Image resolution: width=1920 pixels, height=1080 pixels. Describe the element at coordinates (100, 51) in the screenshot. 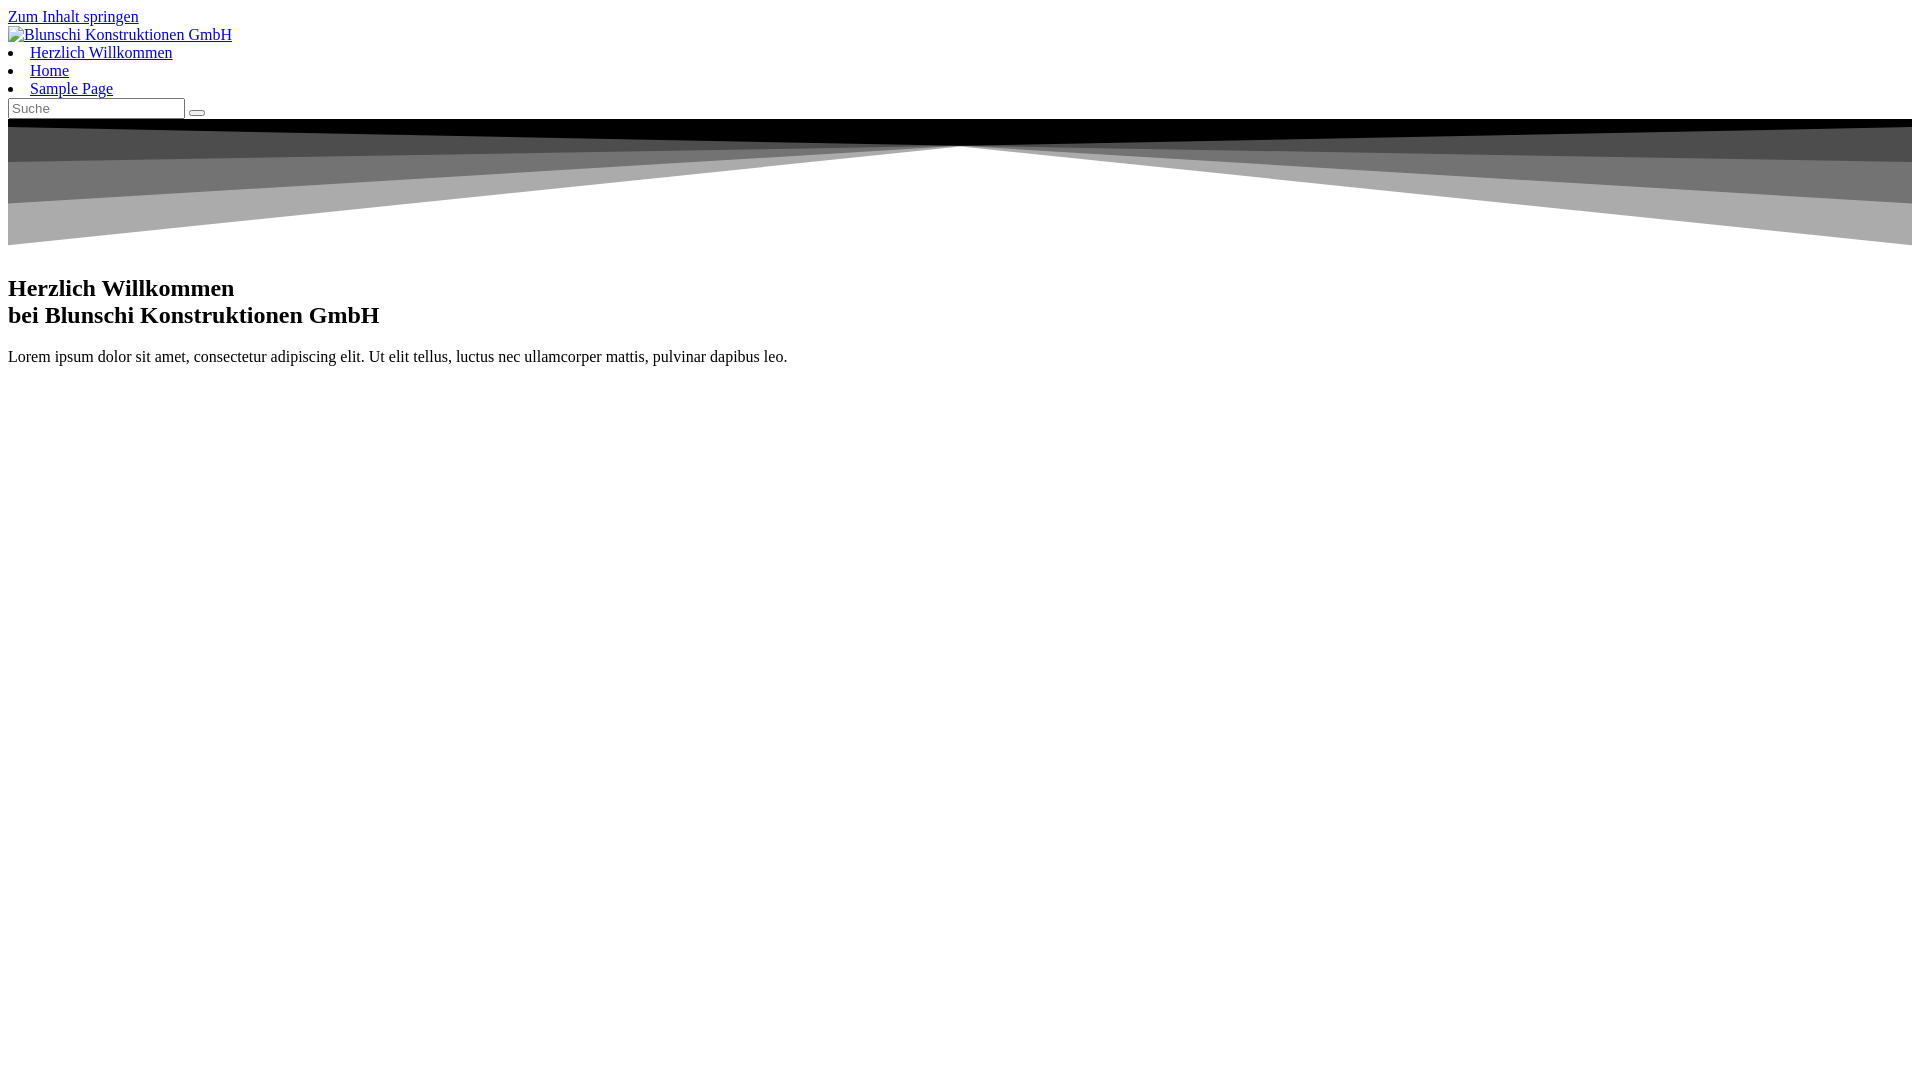

I see `'Herzlich Willkommen'` at that location.